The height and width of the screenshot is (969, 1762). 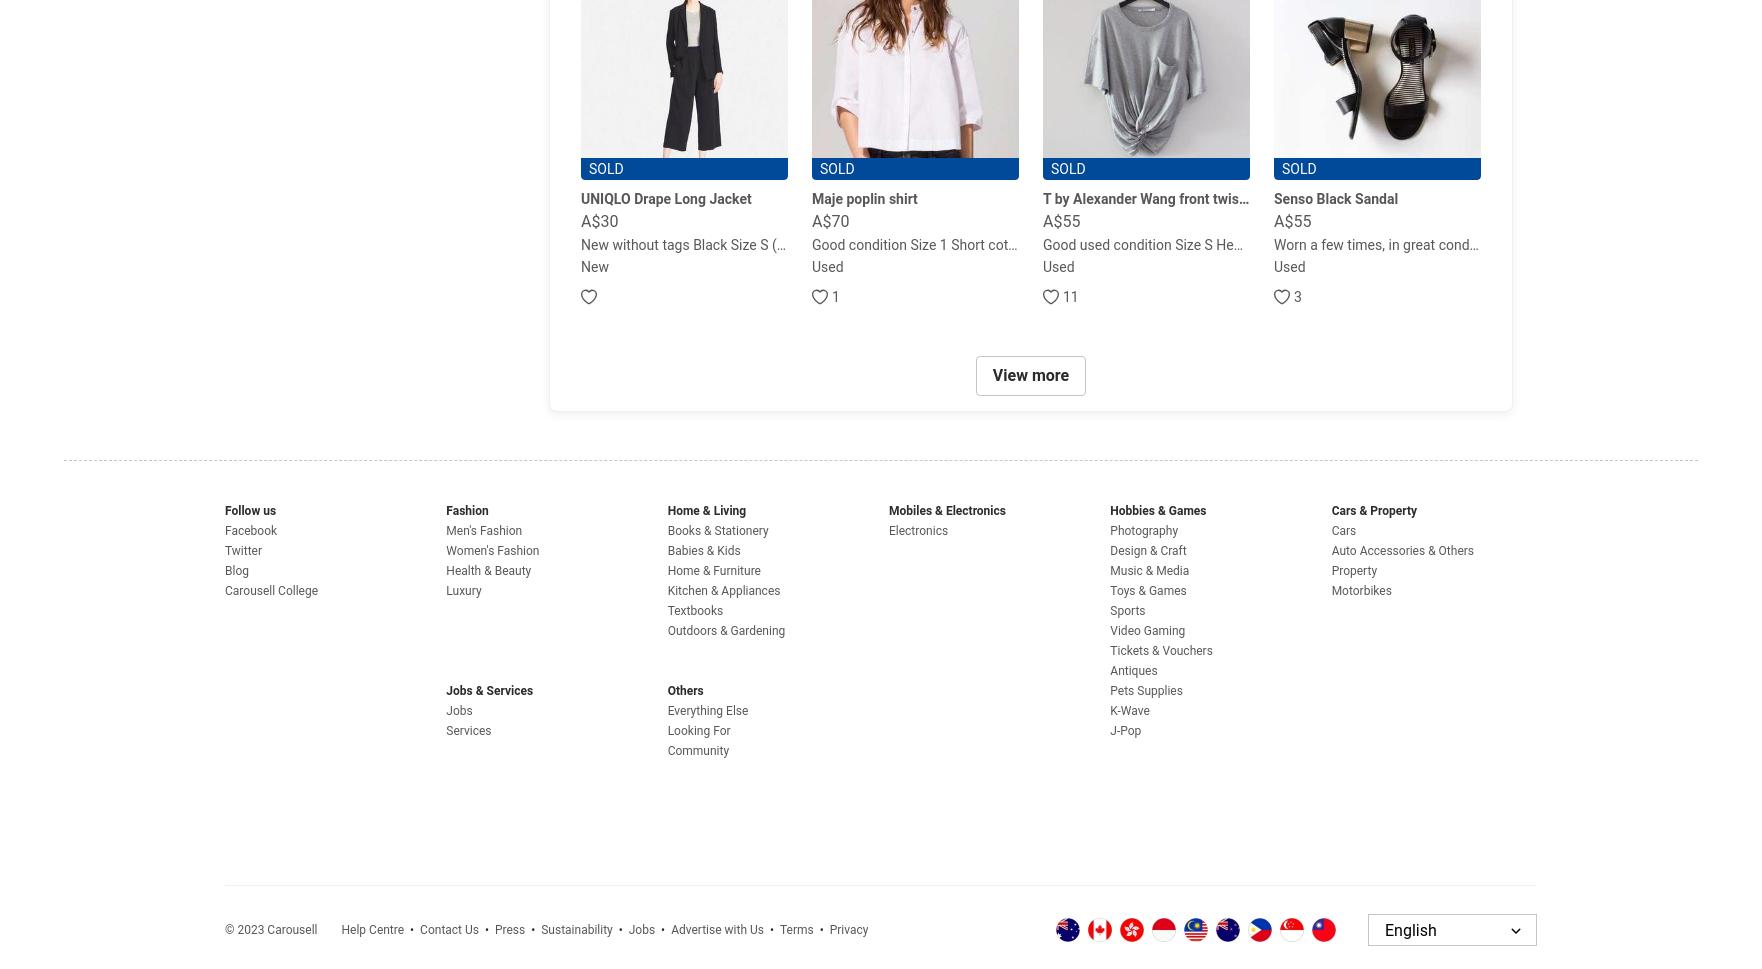 What do you see at coordinates (863, 199) in the screenshot?
I see `'Maje poplin shirt'` at bounding box center [863, 199].